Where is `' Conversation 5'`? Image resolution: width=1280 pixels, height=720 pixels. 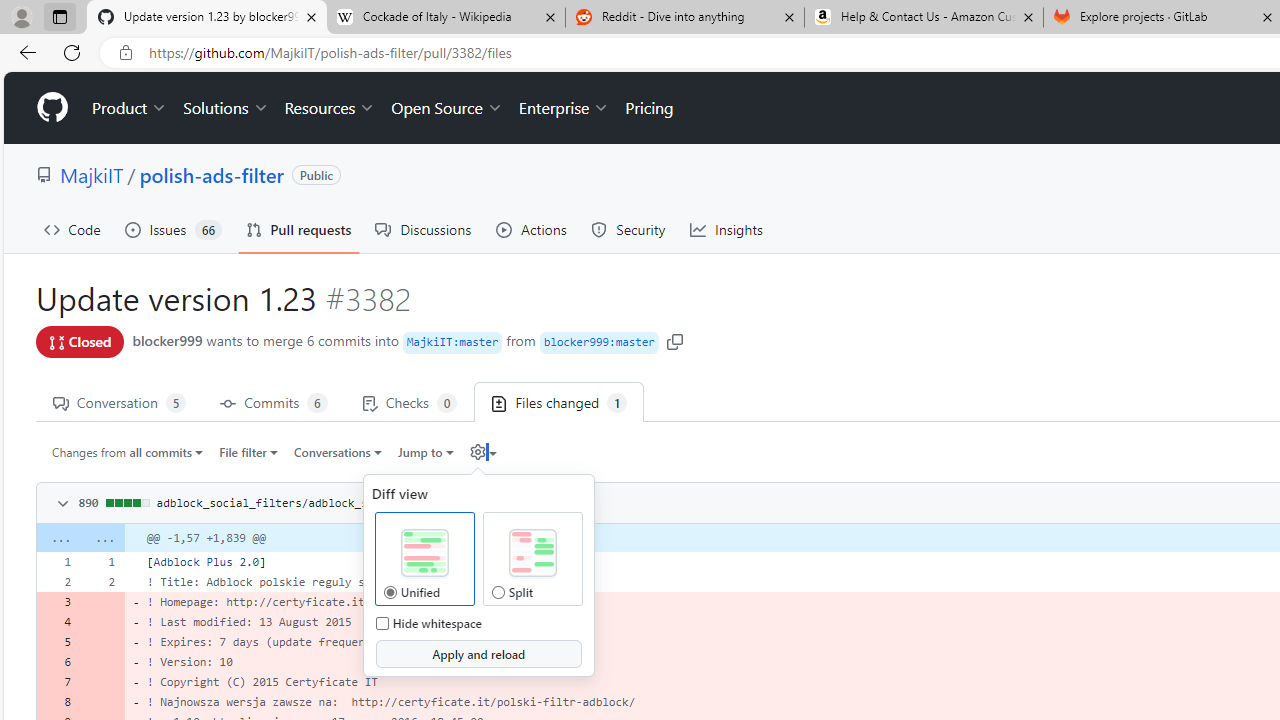 ' Conversation 5' is located at coordinates (118, 402).